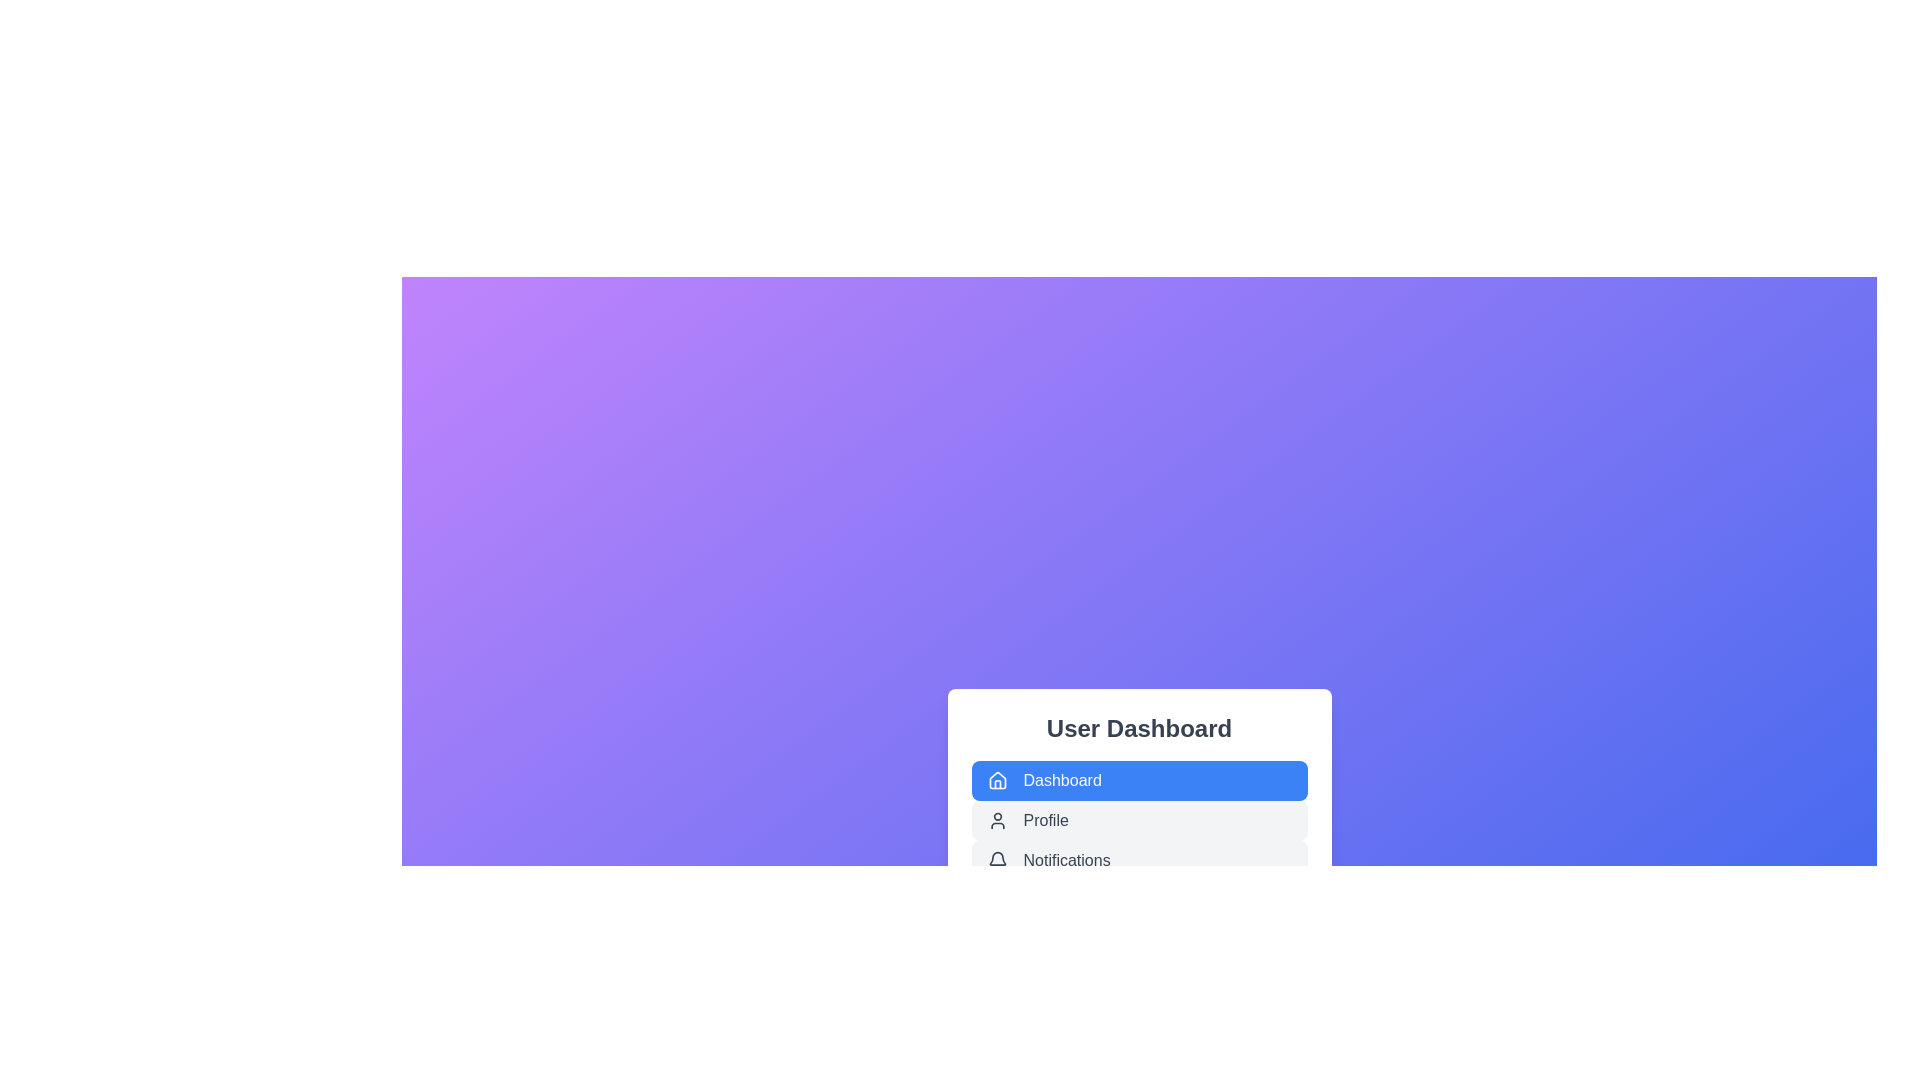 The width and height of the screenshot is (1920, 1080). I want to click on the heading text that serves as the title for the section to check for any tooltip appearance, so click(1139, 729).